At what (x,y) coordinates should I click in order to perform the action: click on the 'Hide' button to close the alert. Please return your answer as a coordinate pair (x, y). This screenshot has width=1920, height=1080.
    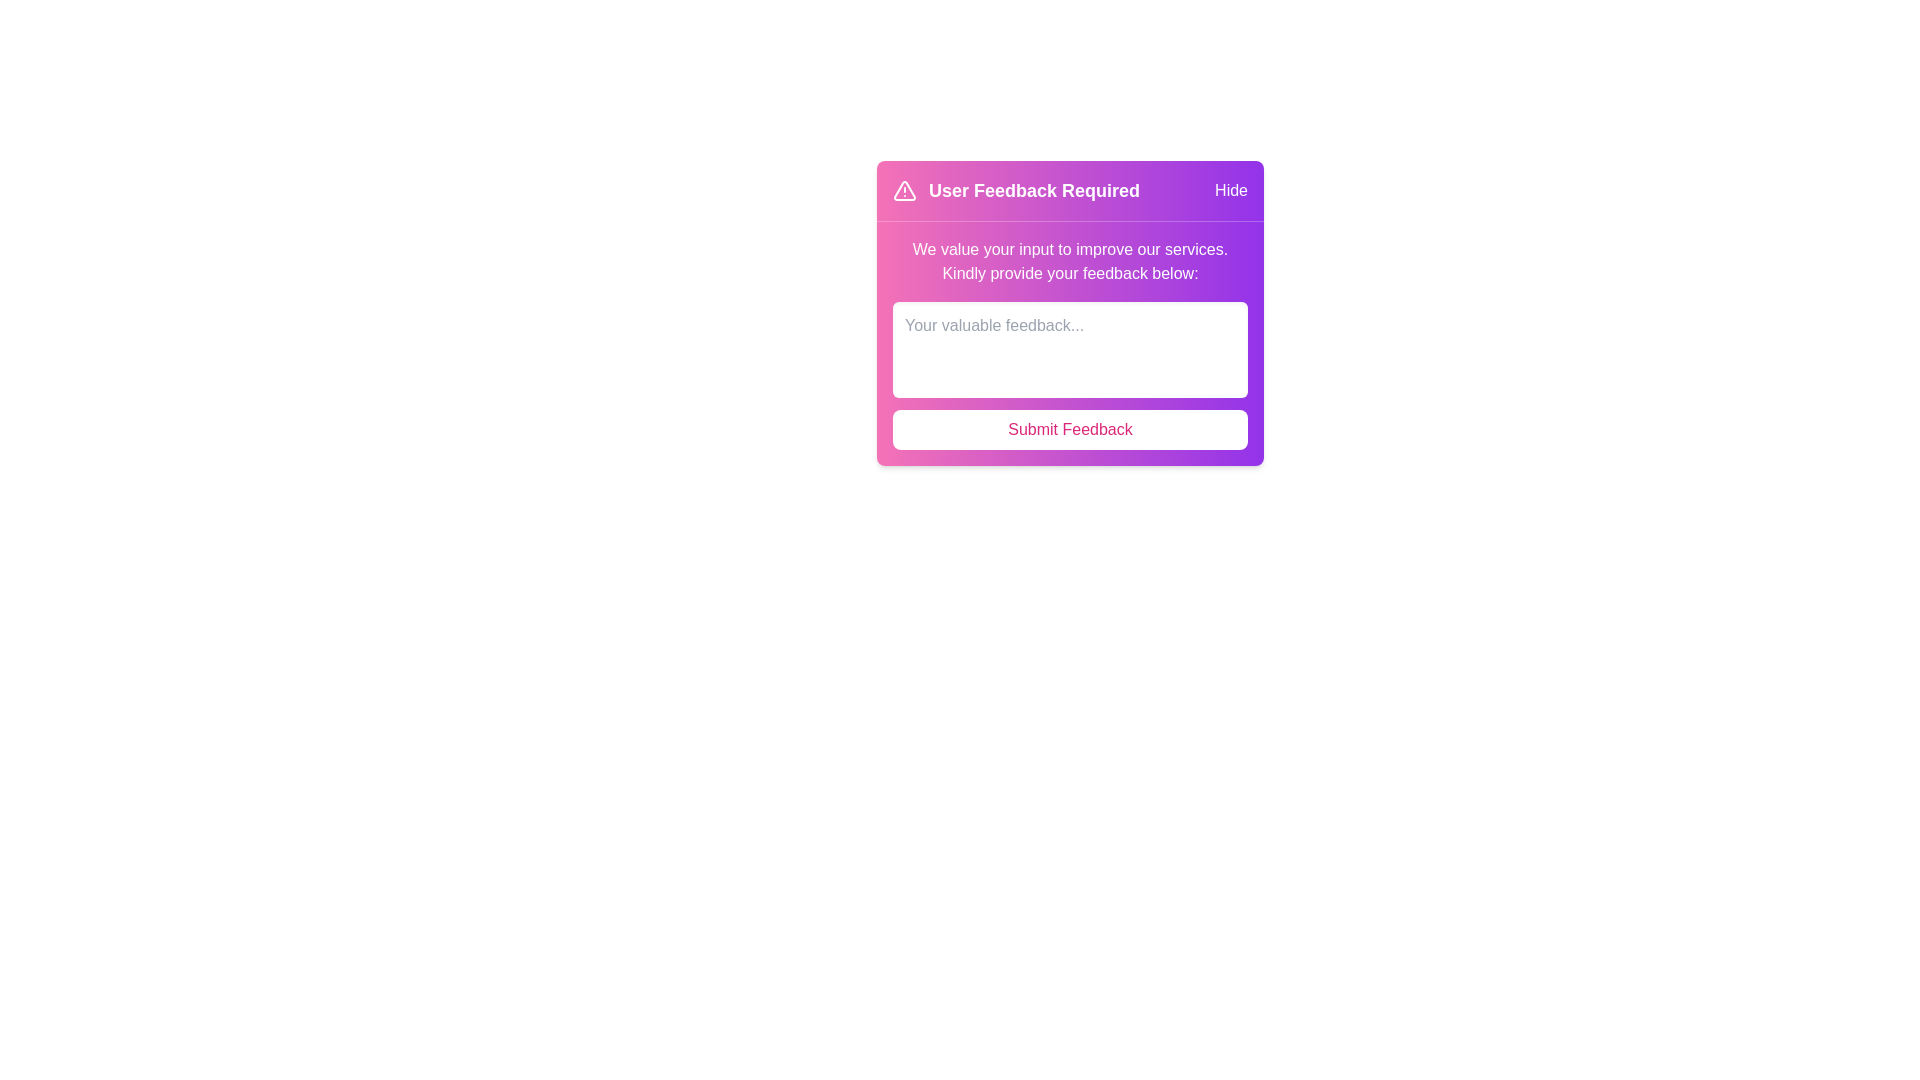
    Looking at the image, I should click on (1230, 191).